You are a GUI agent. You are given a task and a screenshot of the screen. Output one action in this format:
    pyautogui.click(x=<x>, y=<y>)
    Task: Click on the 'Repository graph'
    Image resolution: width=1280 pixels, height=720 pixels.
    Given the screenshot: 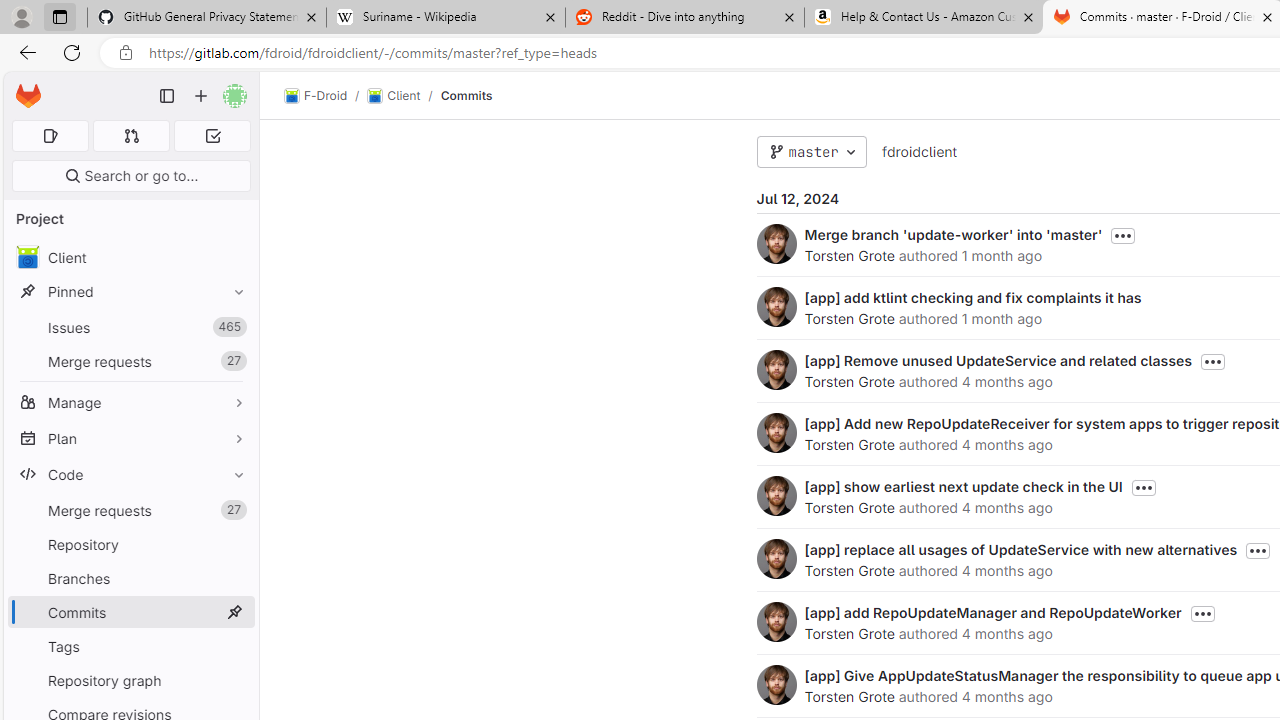 What is the action you would take?
    pyautogui.click(x=130, y=679)
    